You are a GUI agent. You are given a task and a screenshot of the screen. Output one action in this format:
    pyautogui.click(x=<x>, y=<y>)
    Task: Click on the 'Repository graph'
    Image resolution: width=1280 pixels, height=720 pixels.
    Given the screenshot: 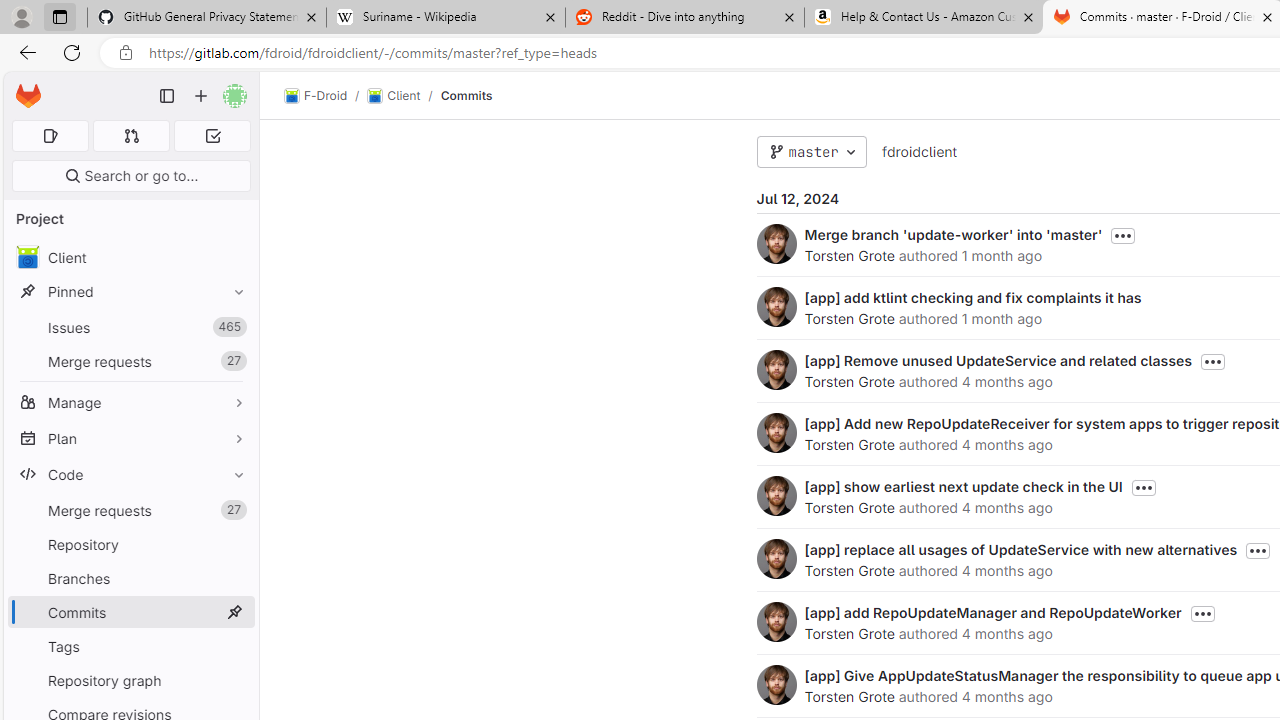 What is the action you would take?
    pyautogui.click(x=130, y=679)
    